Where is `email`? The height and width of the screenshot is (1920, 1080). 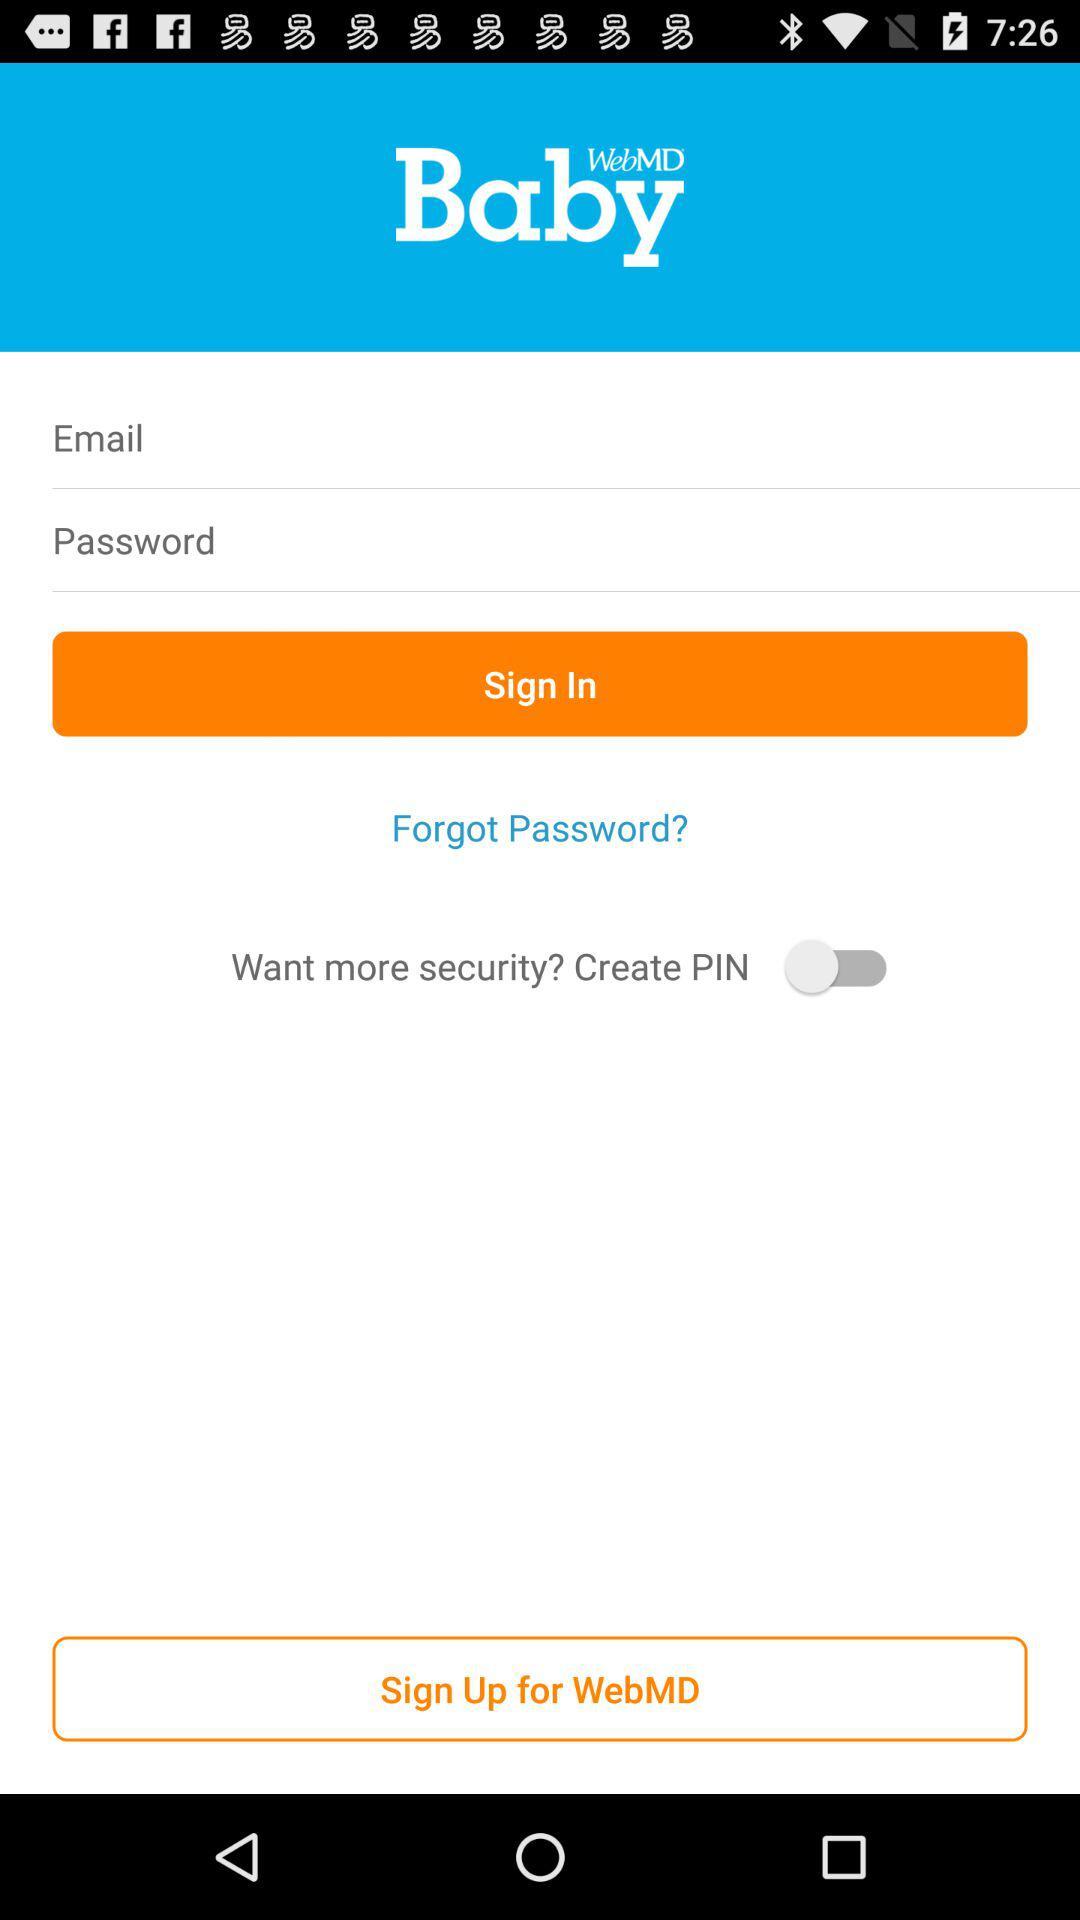
email is located at coordinates (668, 436).